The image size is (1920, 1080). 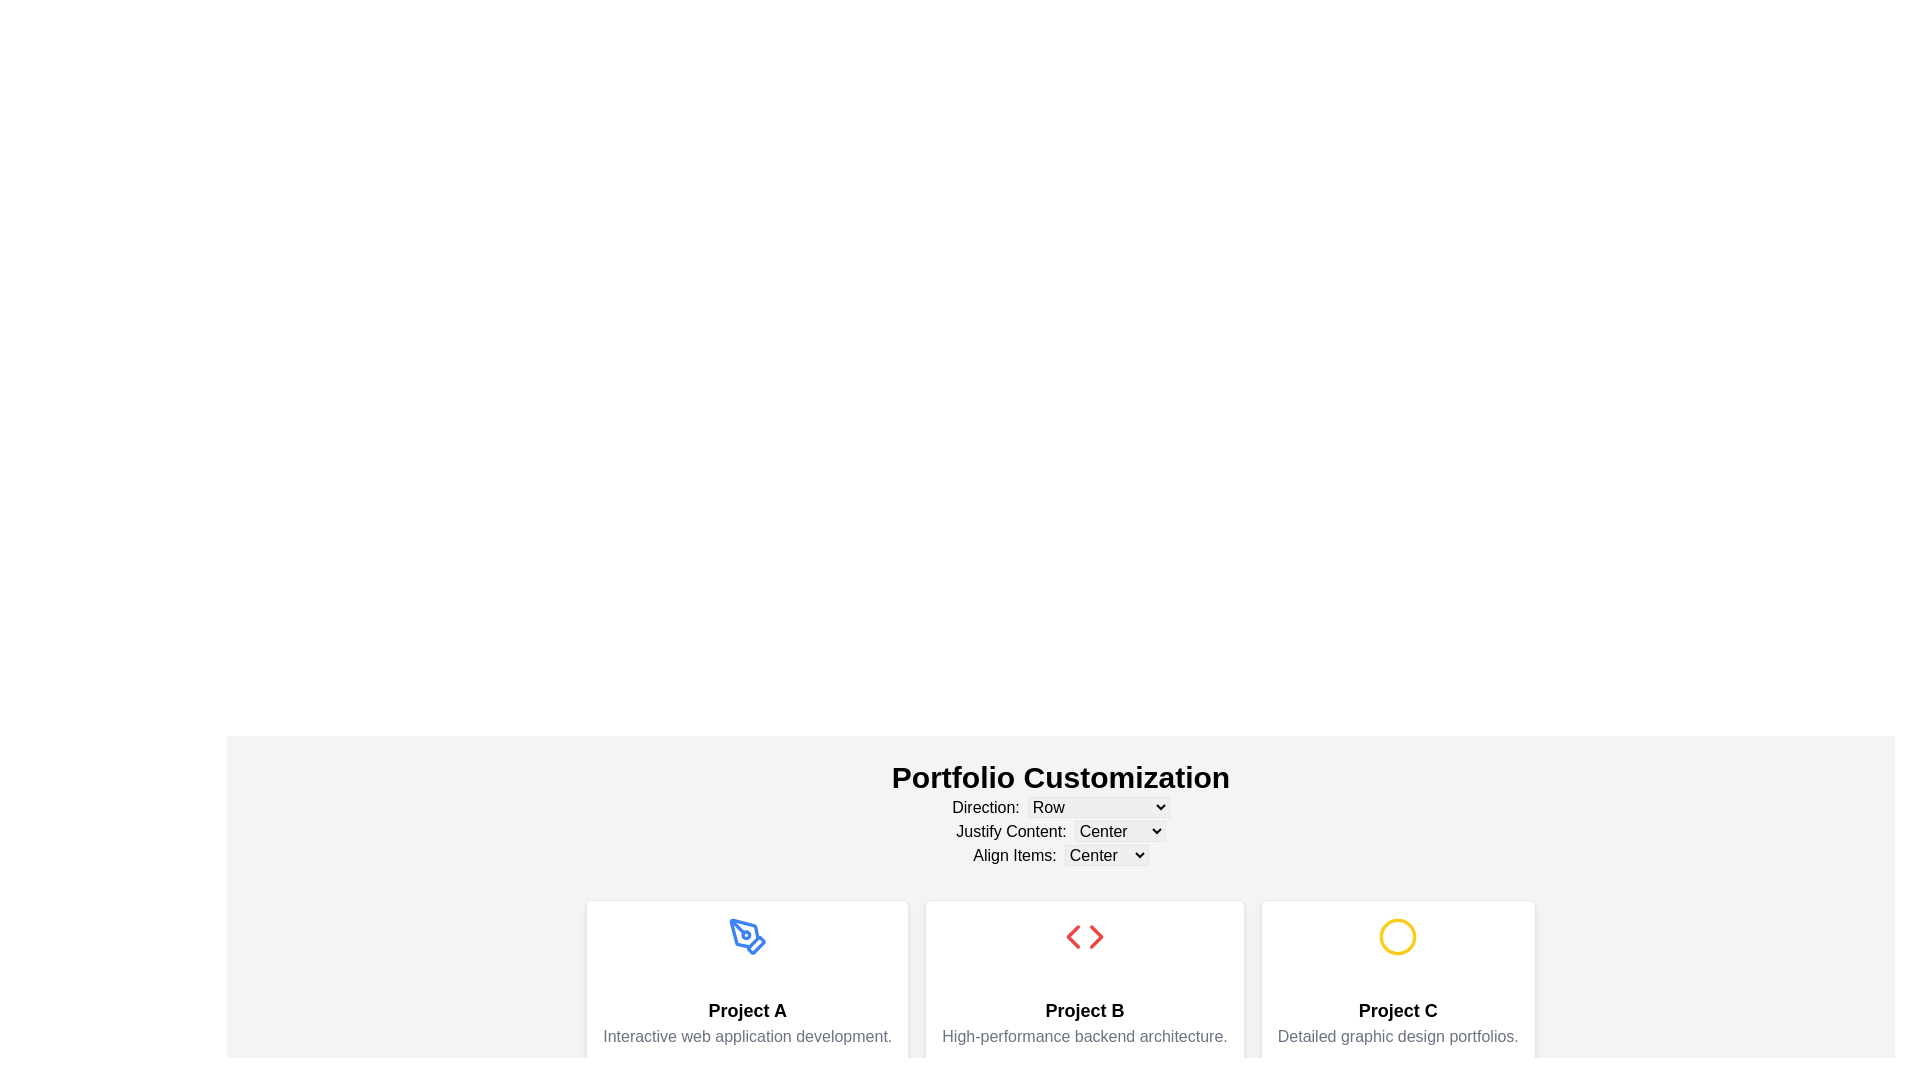 What do you see at coordinates (1118, 830) in the screenshot?
I see `the dropdown menu for alignment options located` at bounding box center [1118, 830].